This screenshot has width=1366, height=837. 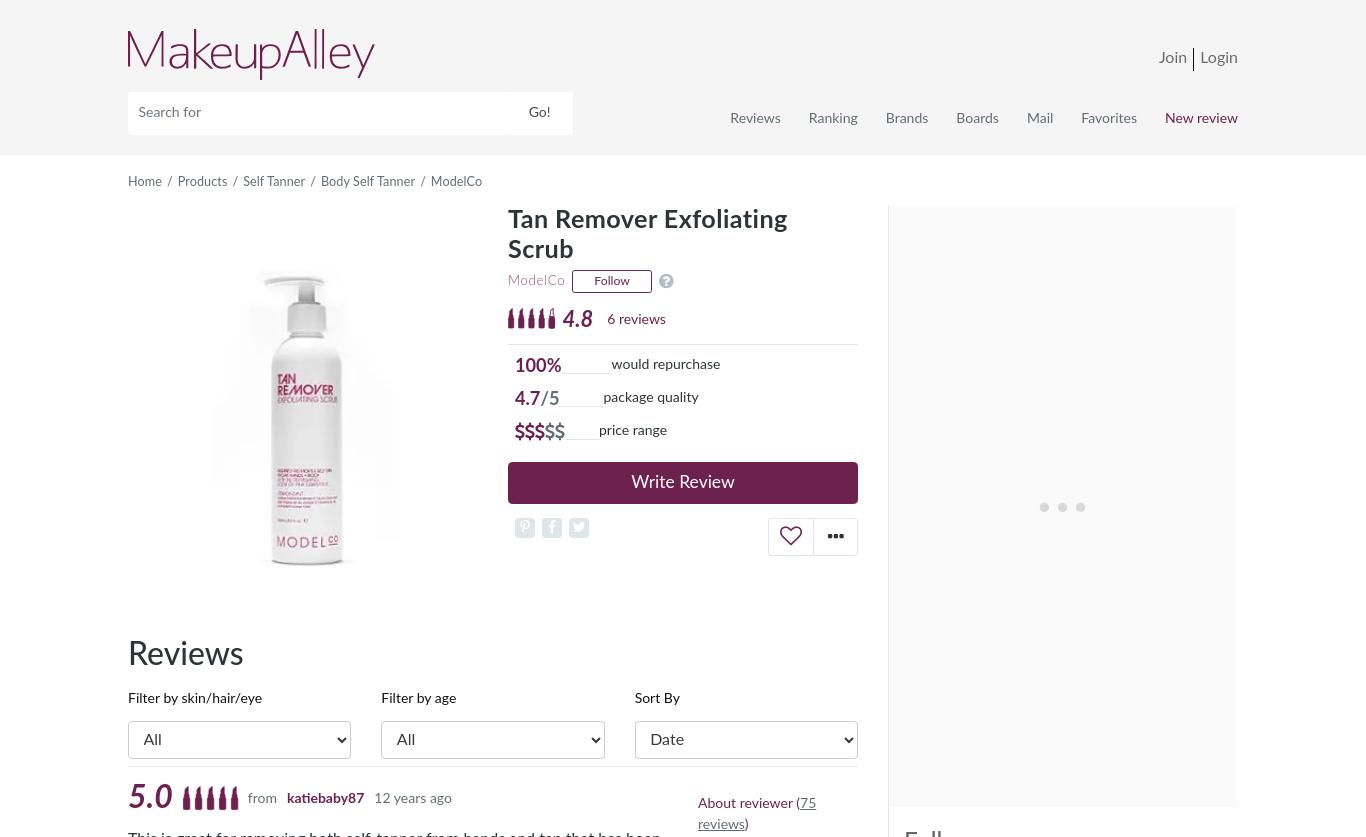 What do you see at coordinates (538, 365) in the screenshot?
I see `'100%'` at bounding box center [538, 365].